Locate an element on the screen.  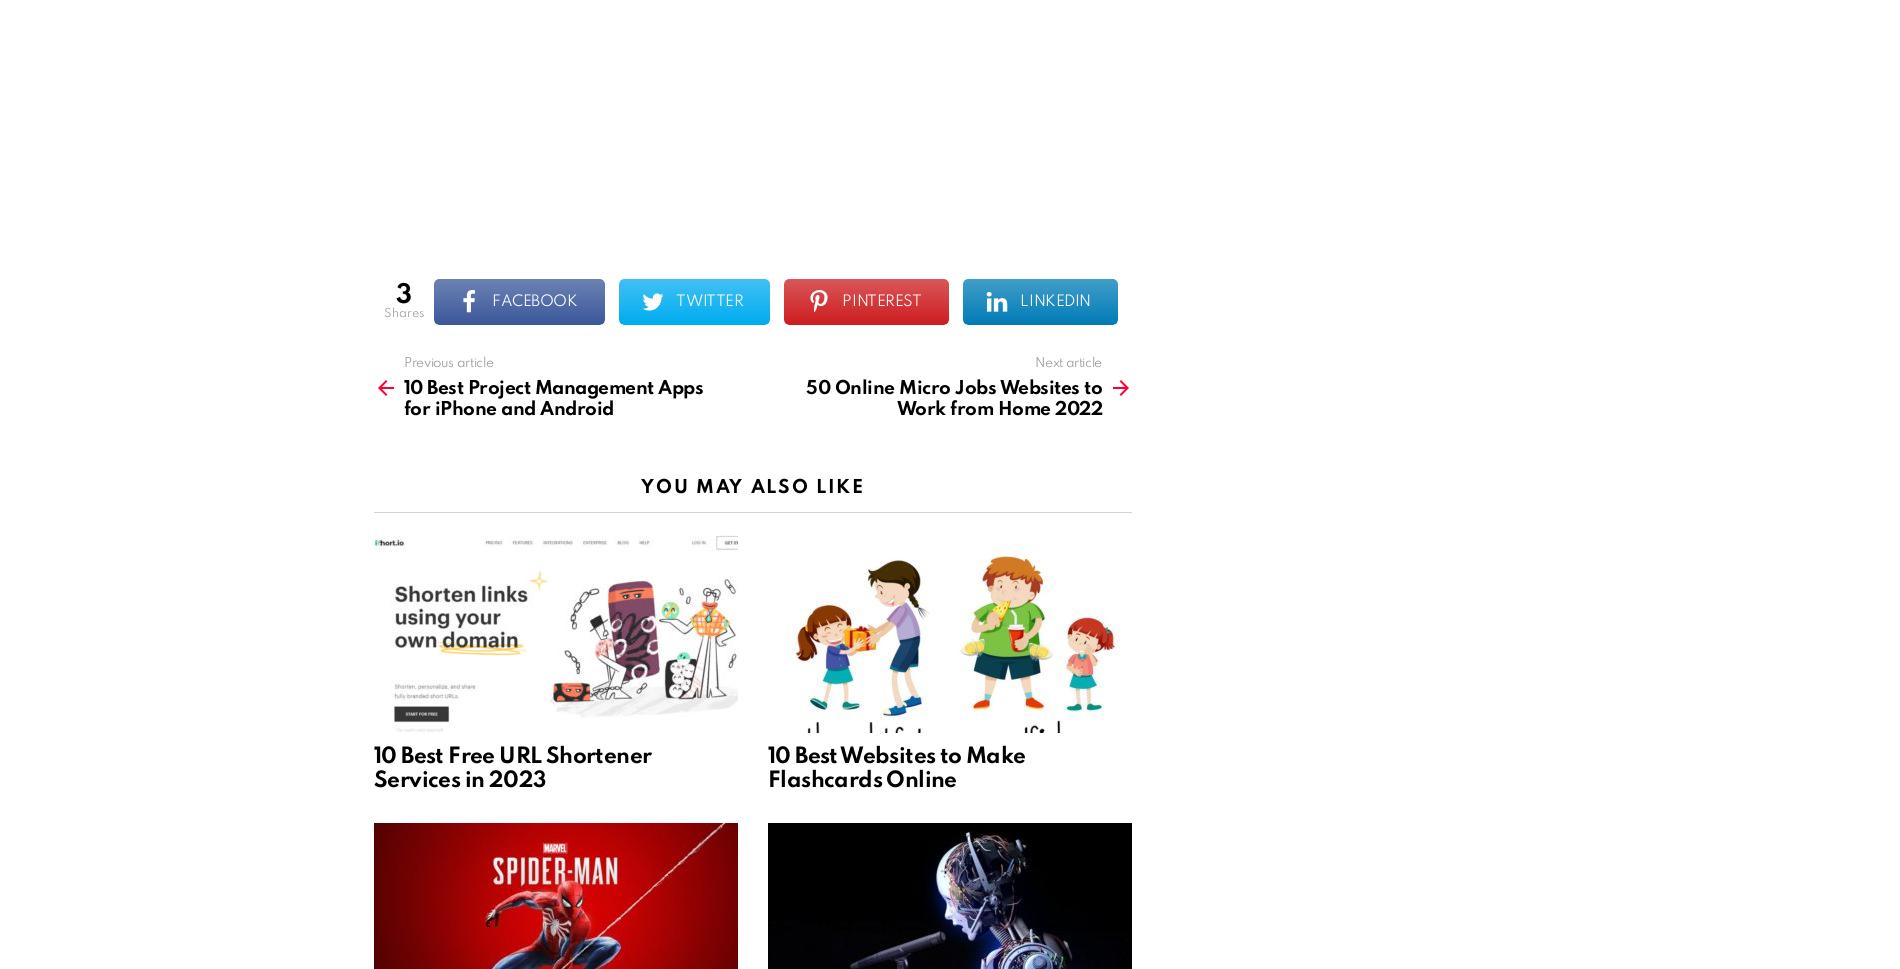
'50 Online Micro Jobs Websites to Work from Home 2022' is located at coordinates (953, 398).